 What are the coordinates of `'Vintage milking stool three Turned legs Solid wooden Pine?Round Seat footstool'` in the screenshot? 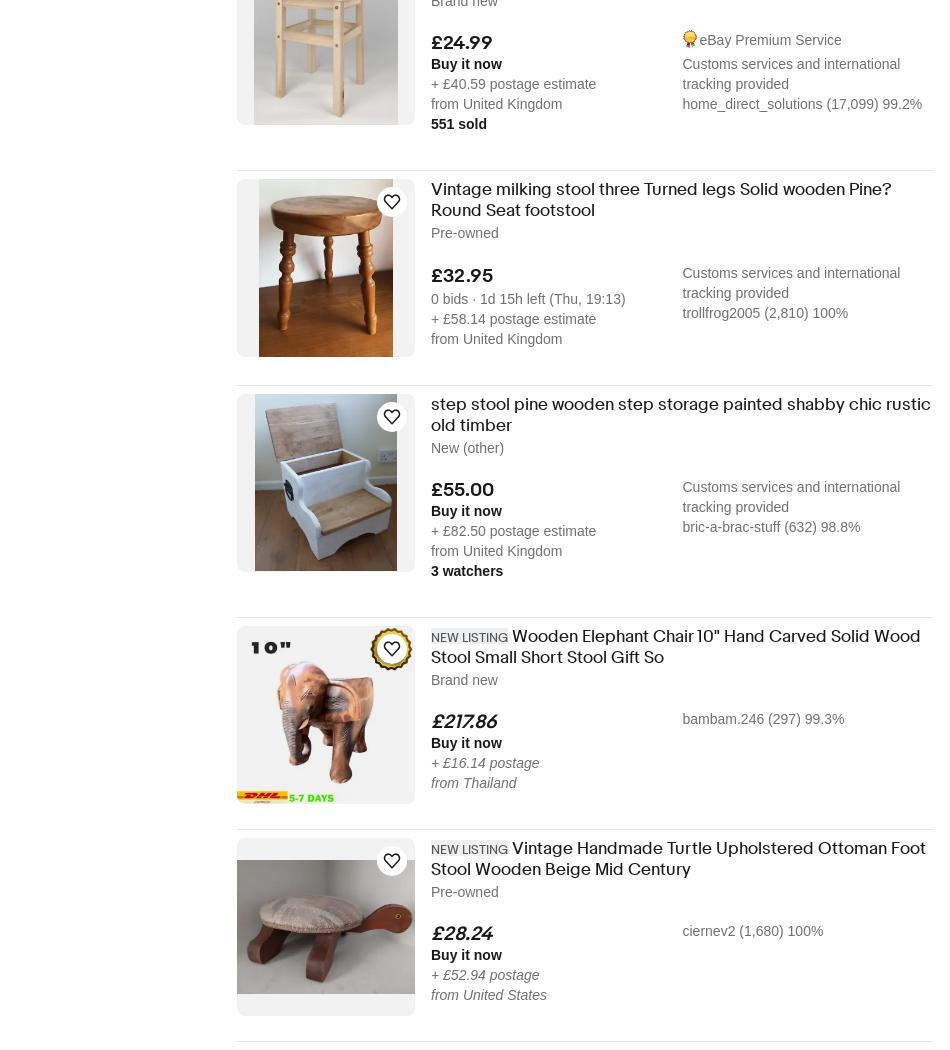 It's located at (661, 199).